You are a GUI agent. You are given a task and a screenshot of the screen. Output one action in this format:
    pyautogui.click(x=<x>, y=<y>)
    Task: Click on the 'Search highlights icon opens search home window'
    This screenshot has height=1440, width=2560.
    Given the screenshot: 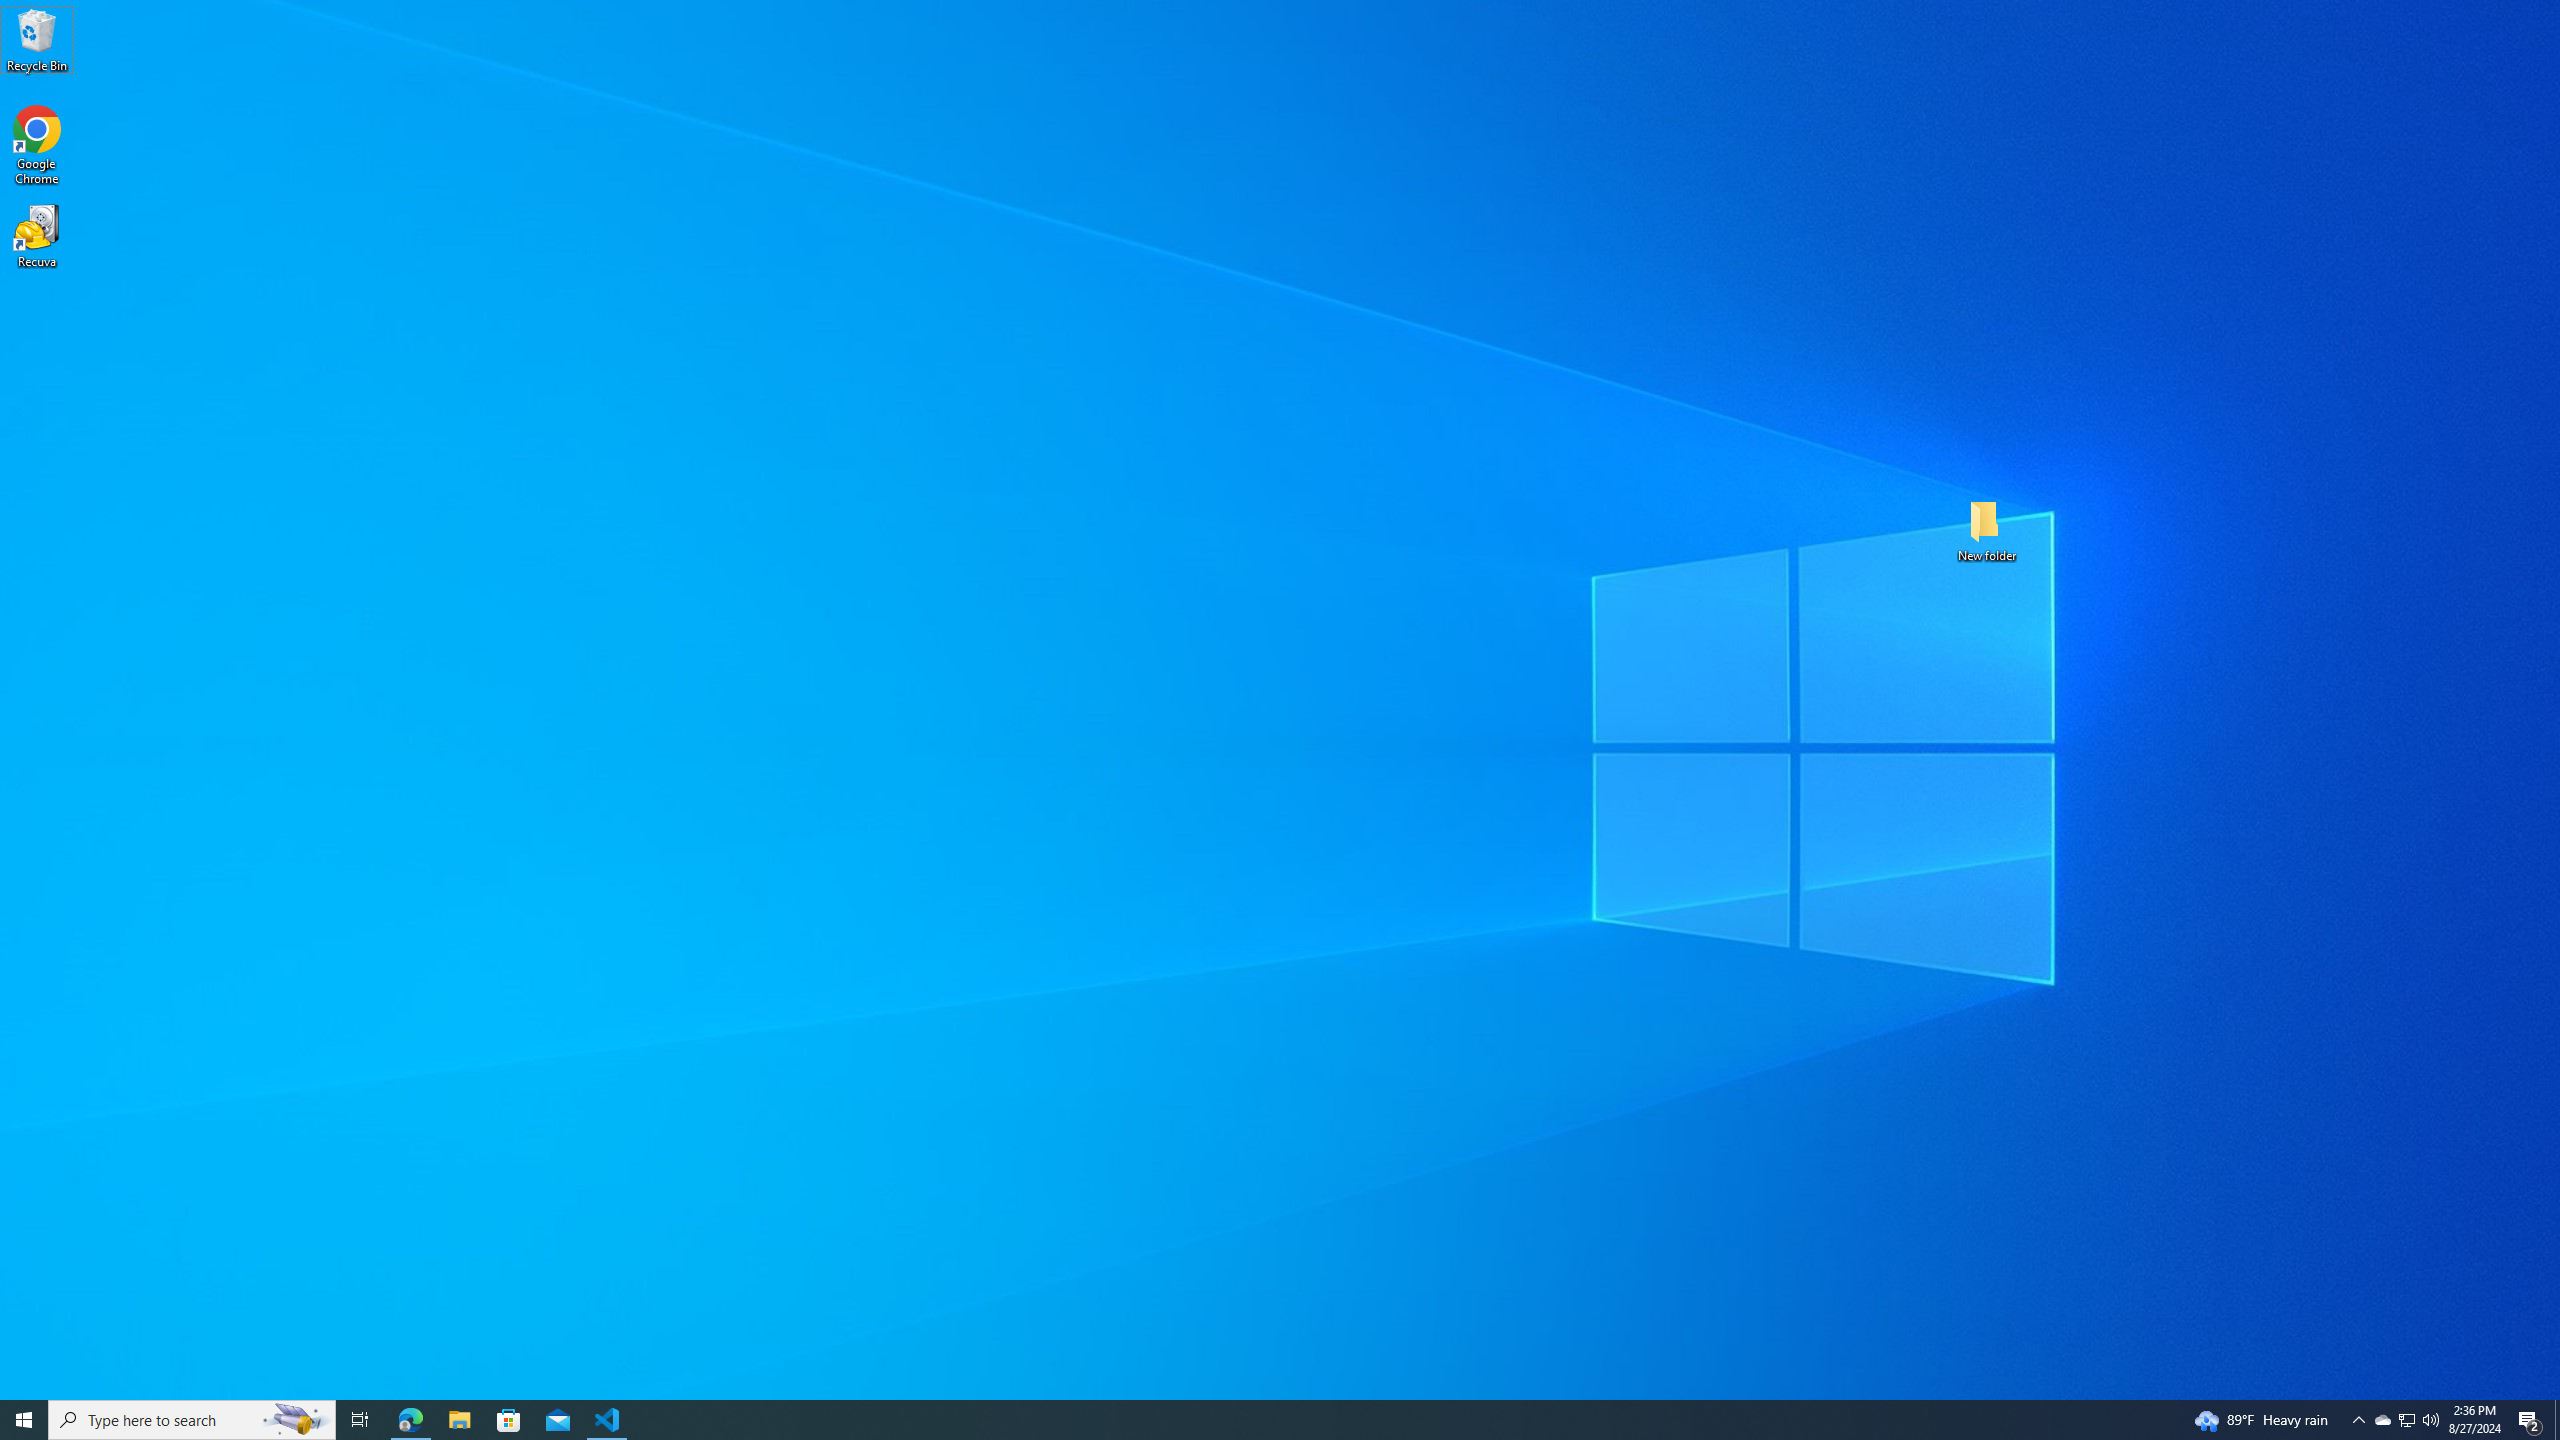 What is the action you would take?
    pyautogui.click(x=294, y=1418)
    